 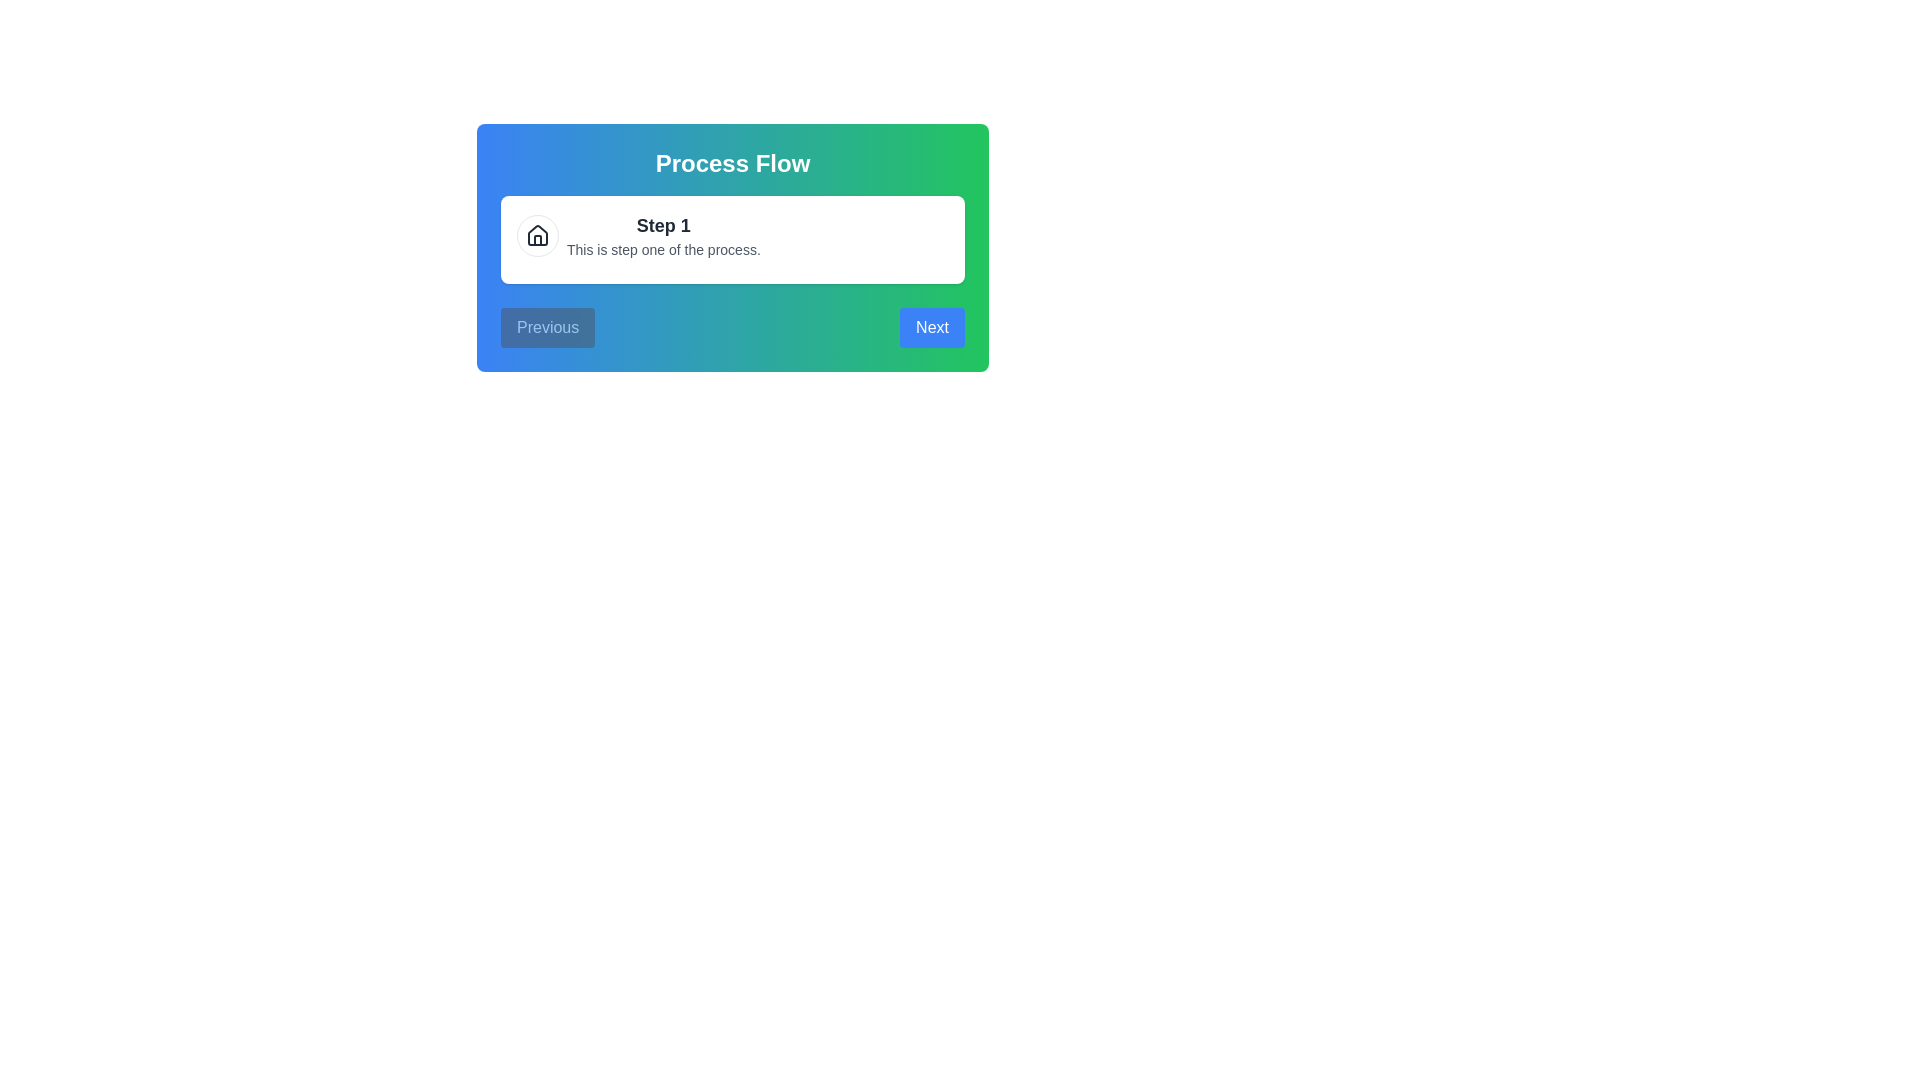 What do you see at coordinates (732, 234) in the screenshot?
I see `the 'Step 1' Card with Icon and Text to proceed to the next step in the workflow` at bounding box center [732, 234].